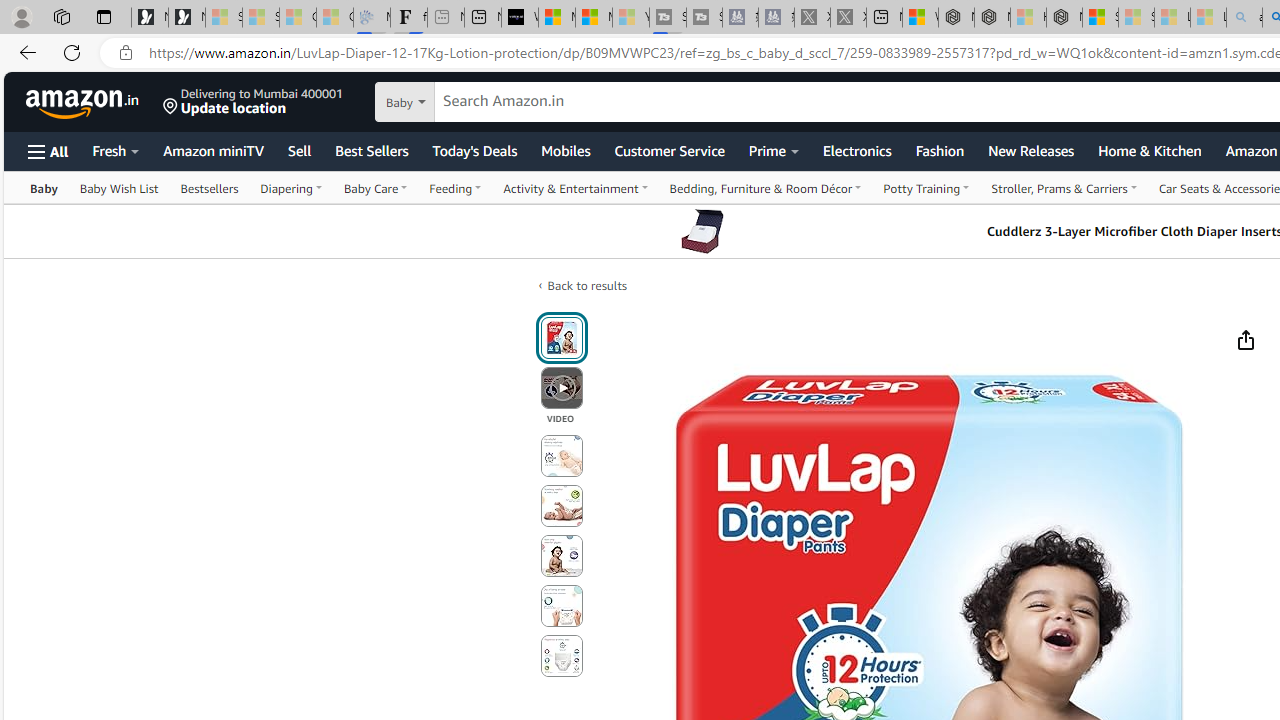  Describe the element at coordinates (1063, 17) in the screenshot. I see `'Nordace - Nordace Siena Is Not An Ordinary Backpack'` at that location.